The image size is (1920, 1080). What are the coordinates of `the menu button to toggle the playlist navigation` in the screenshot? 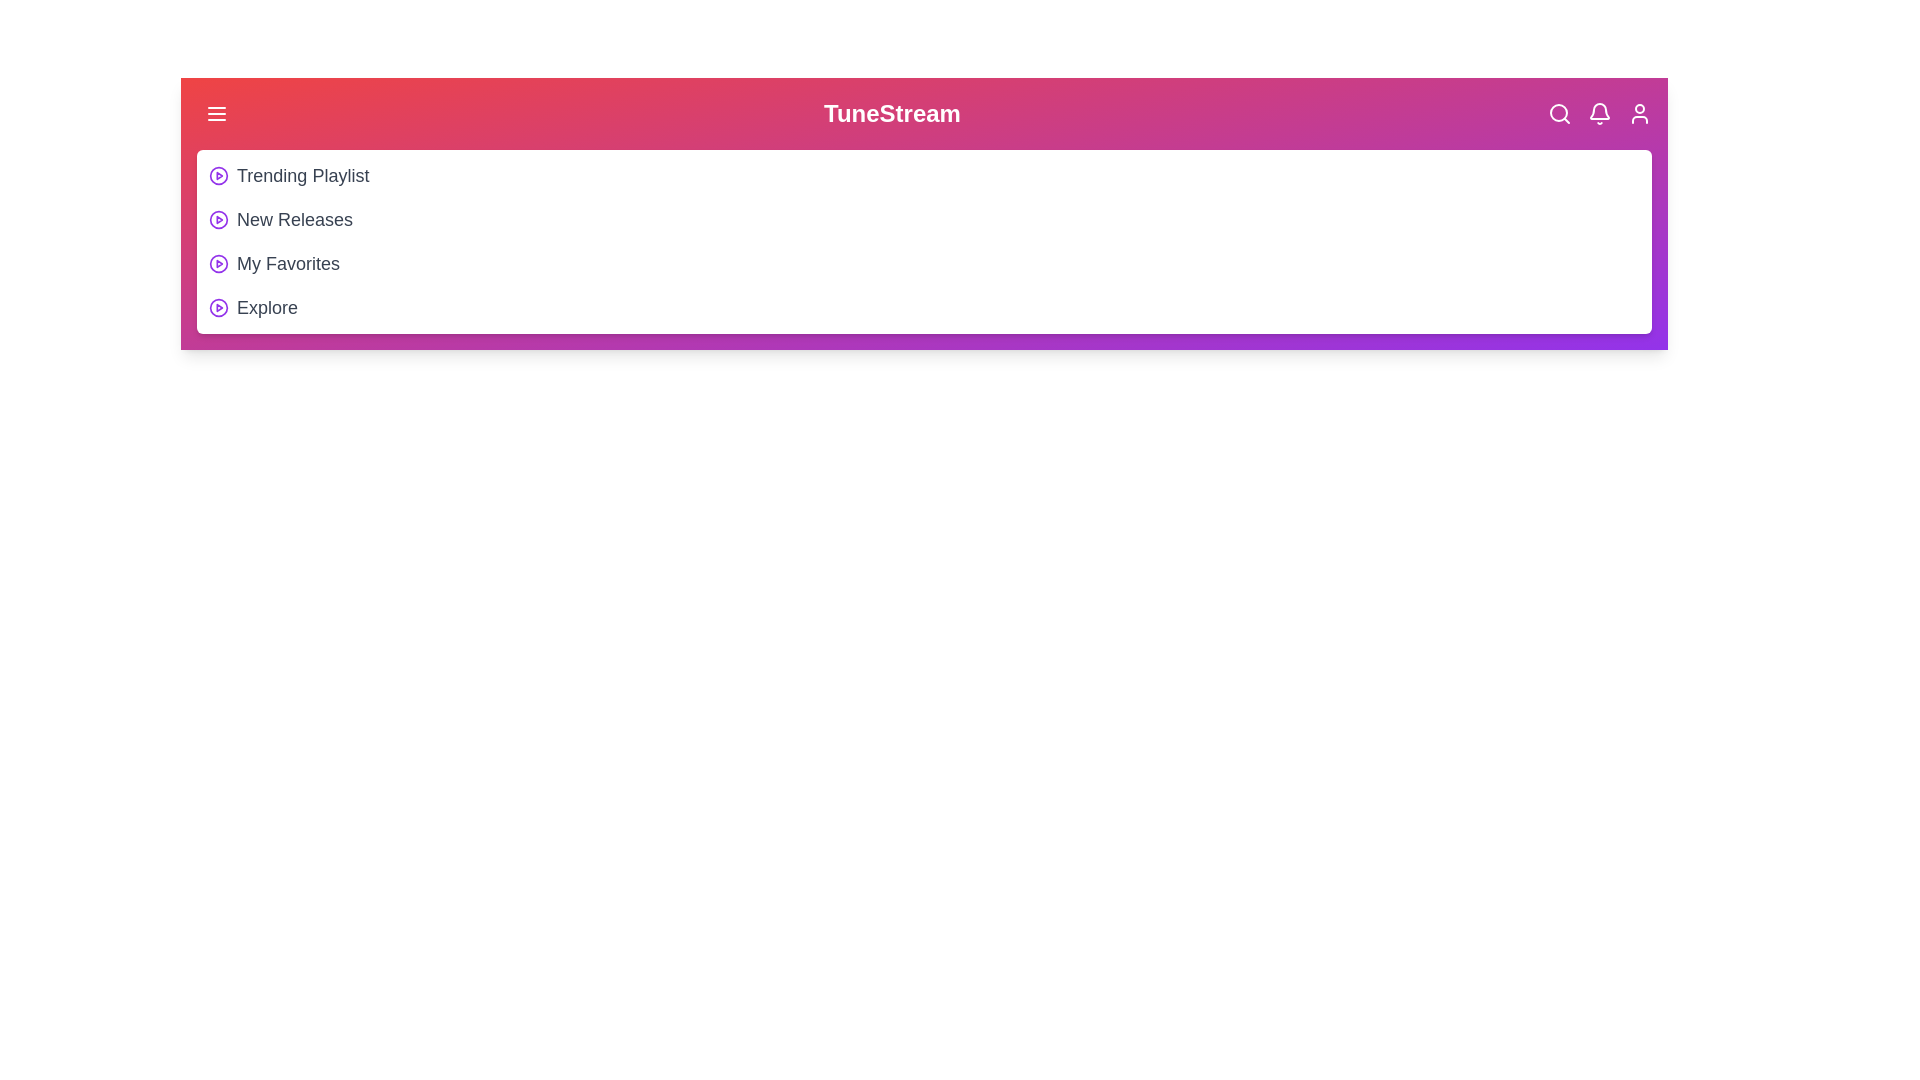 It's located at (216, 114).